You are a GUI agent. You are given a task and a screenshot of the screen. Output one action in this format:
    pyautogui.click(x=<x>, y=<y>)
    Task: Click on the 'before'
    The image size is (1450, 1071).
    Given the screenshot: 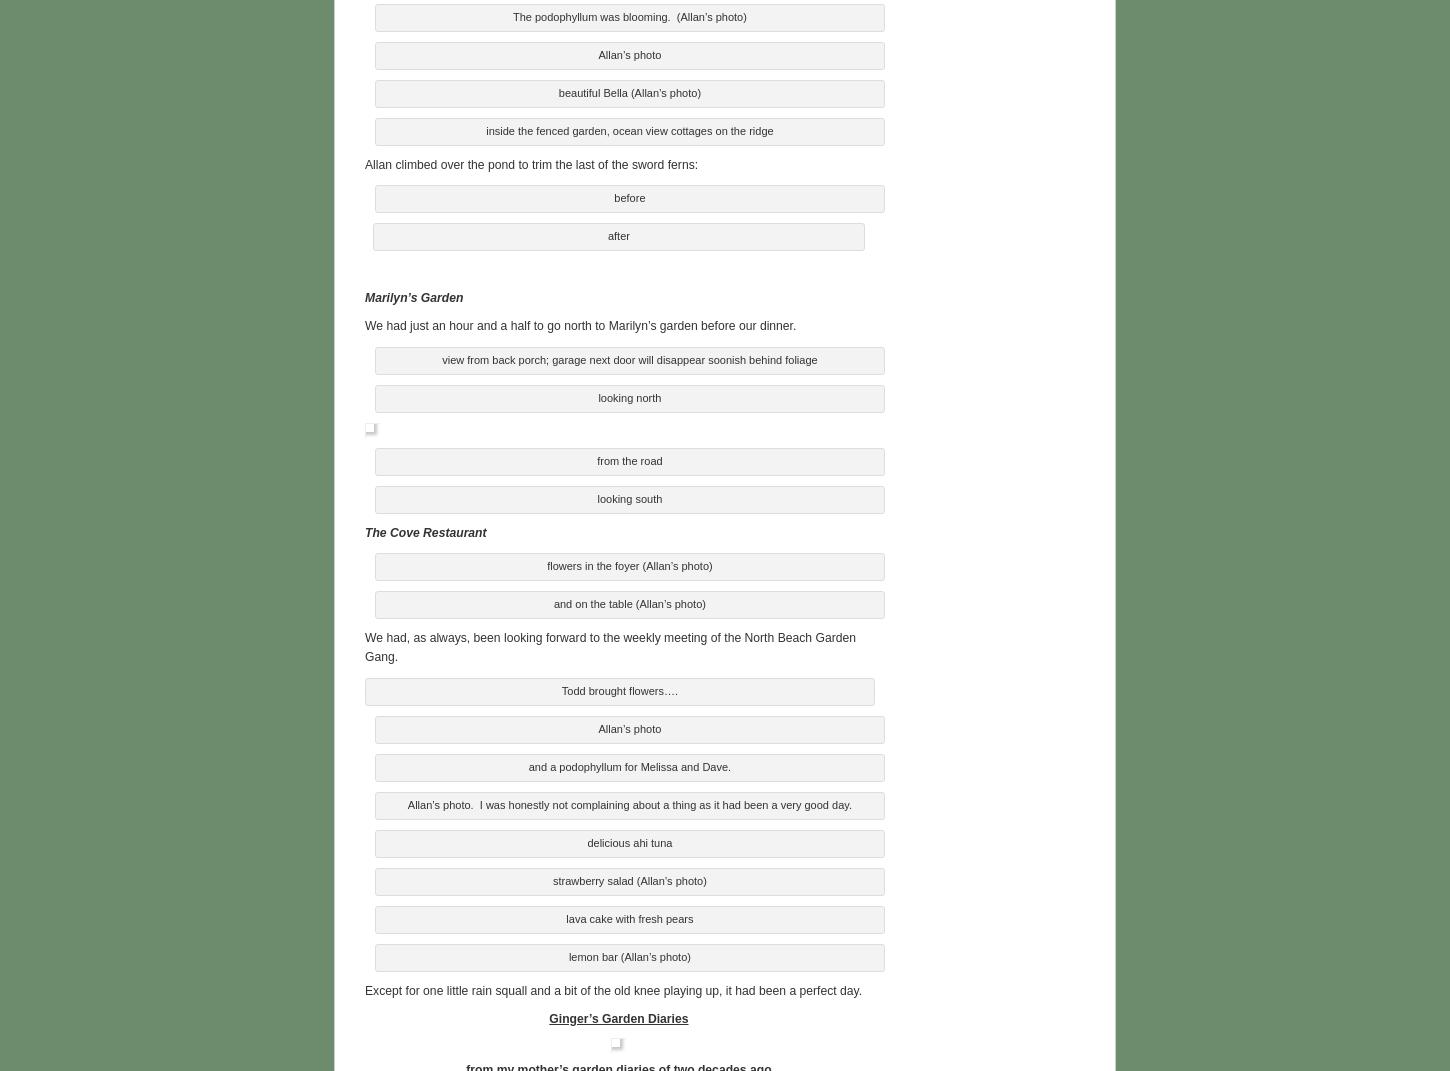 What is the action you would take?
    pyautogui.click(x=628, y=194)
    